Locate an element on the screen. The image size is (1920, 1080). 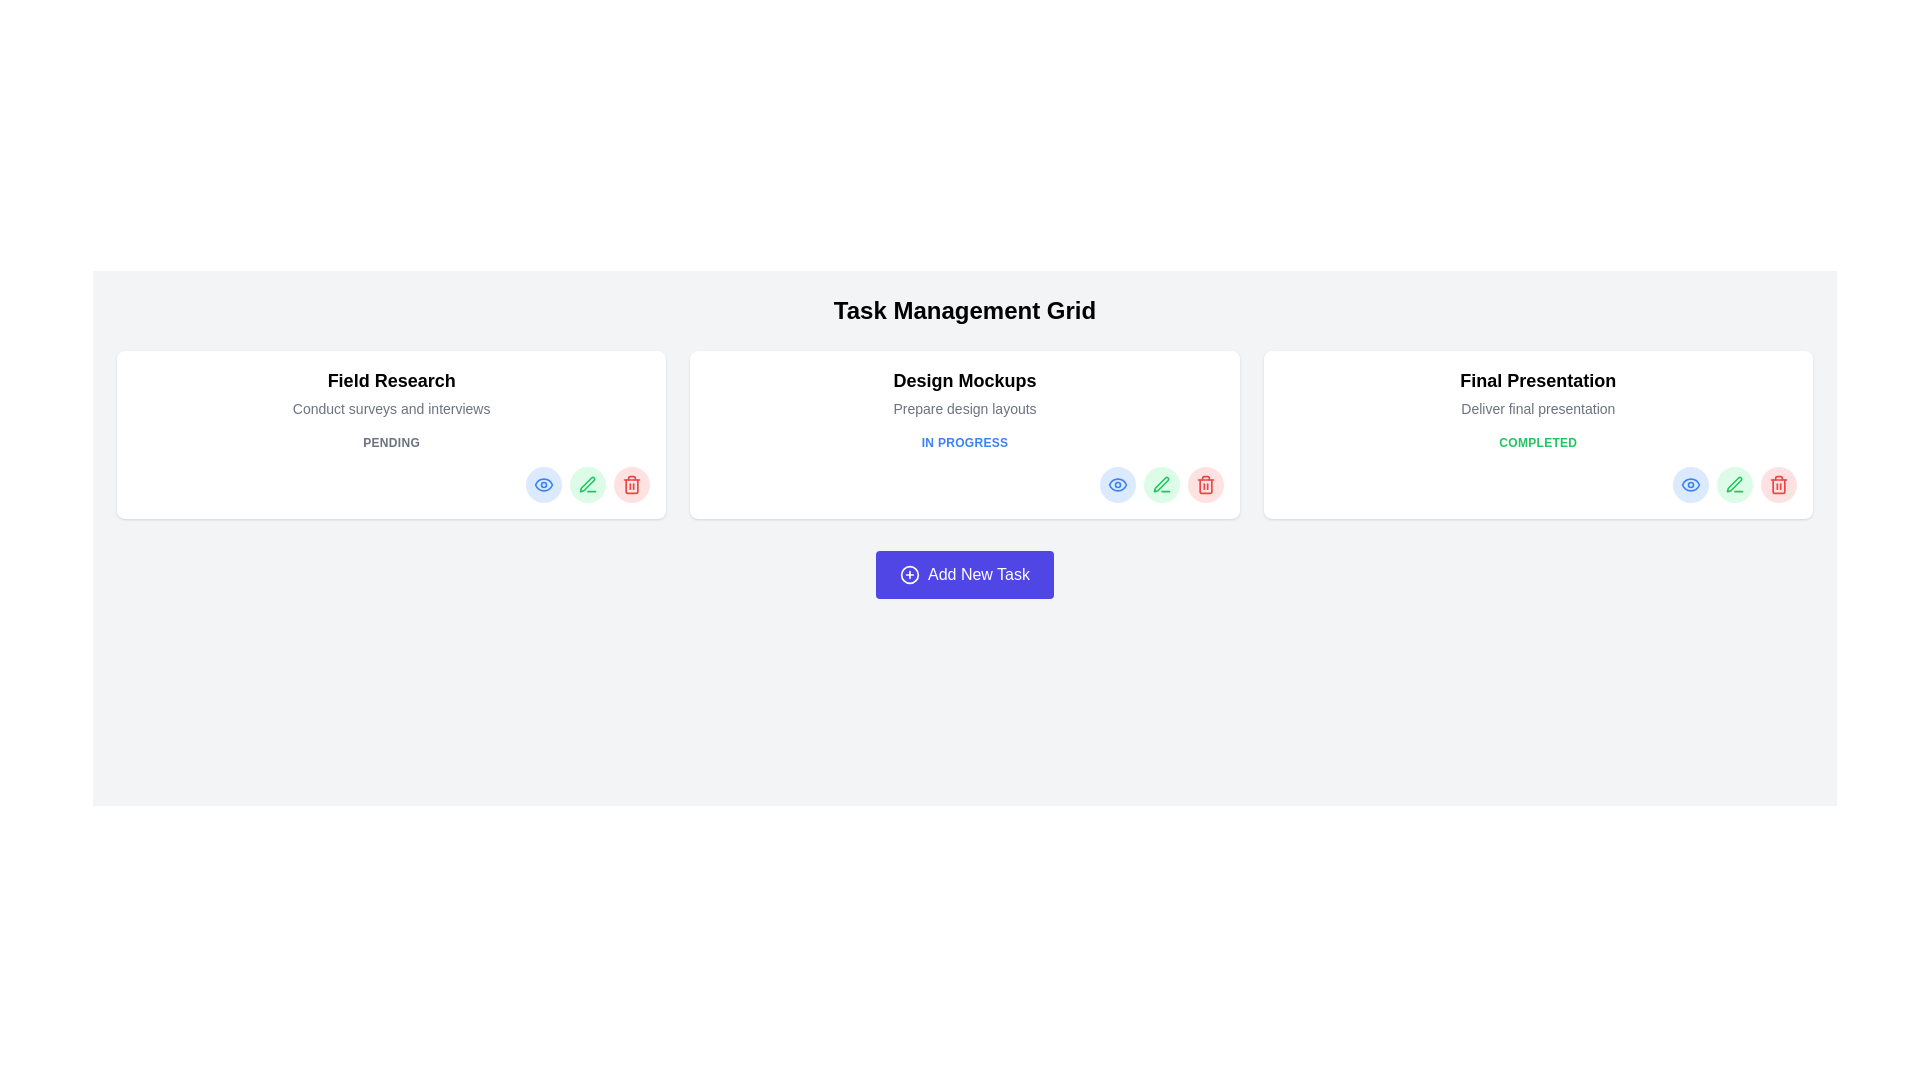
the green pen-shaped icon button located within the 'Design Mockups' task card is located at coordinates (1161, 485).